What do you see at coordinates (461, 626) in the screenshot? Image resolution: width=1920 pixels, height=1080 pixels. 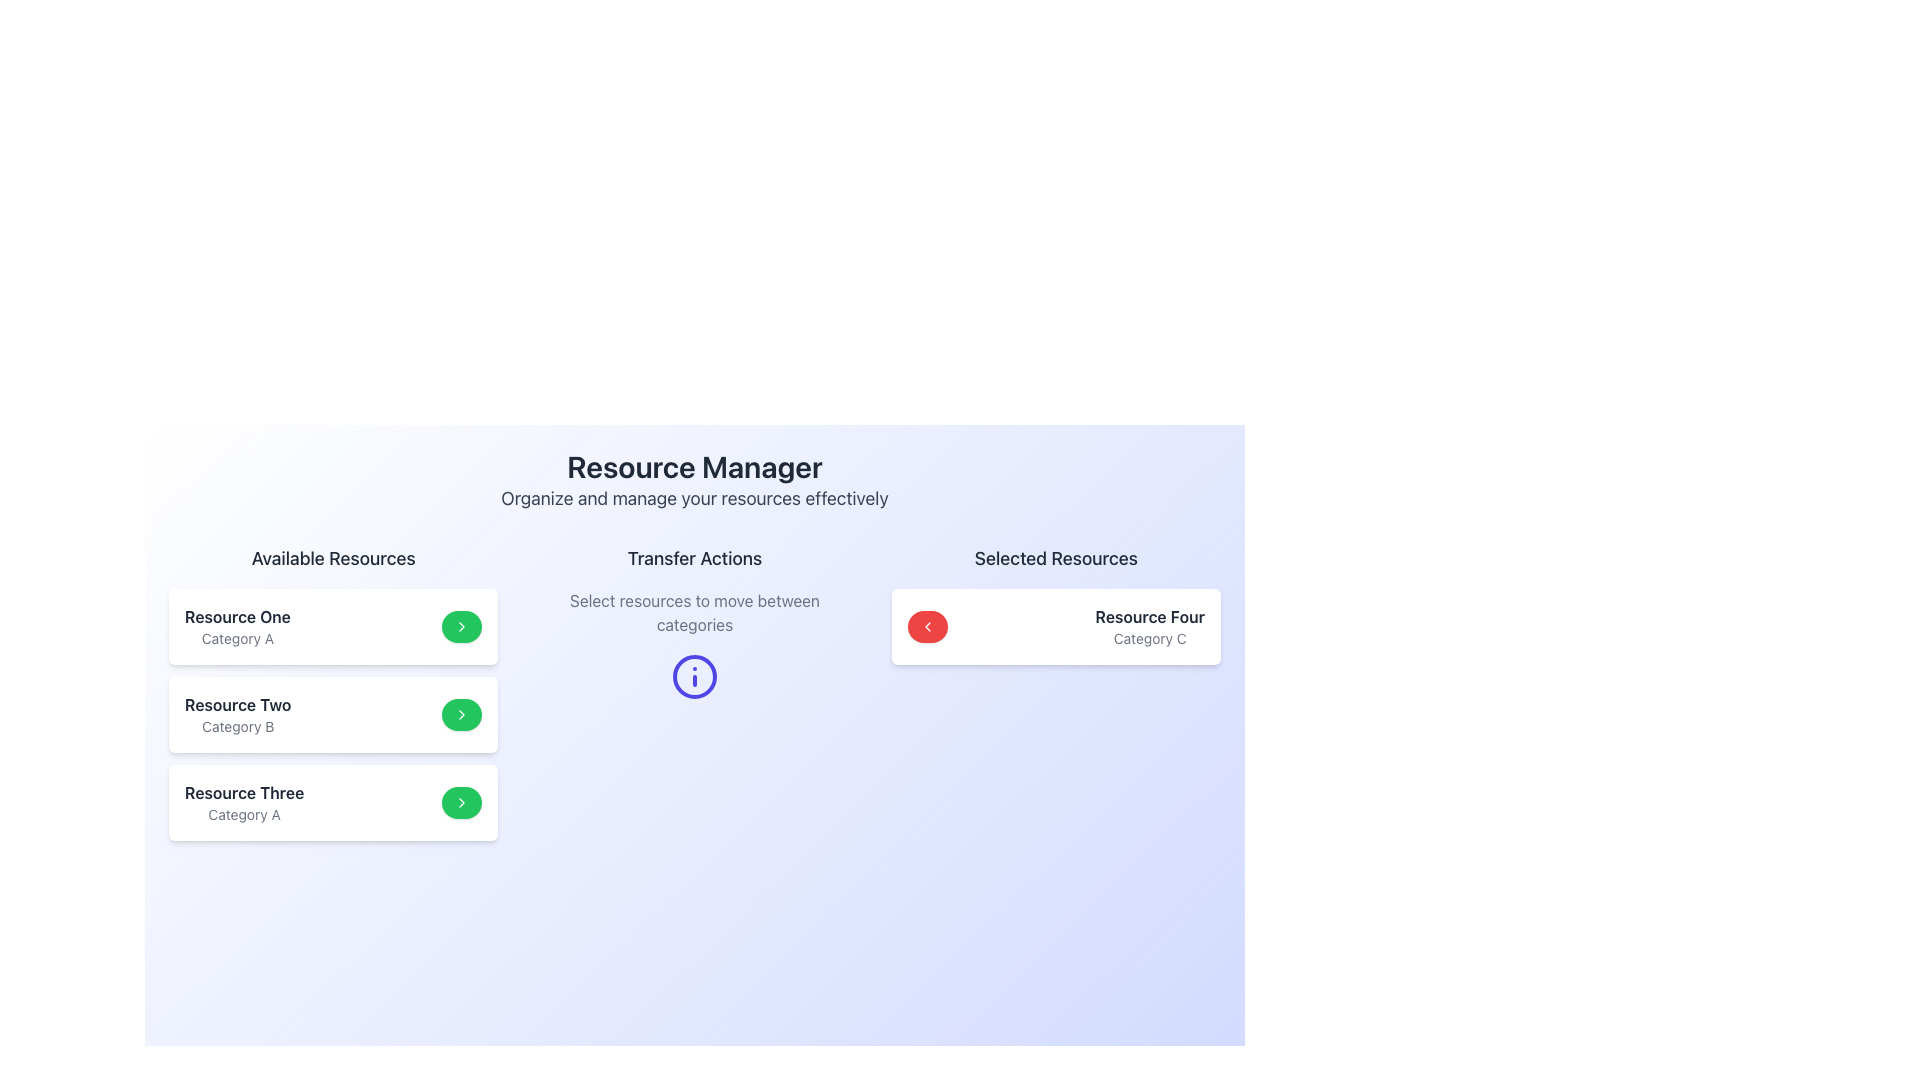 I see `the rightward-pointing chevron arrow icon within the green circular background, located next to the 'Resource One' list item in the 'Available Resources' section` at bounding box center [461, 626].